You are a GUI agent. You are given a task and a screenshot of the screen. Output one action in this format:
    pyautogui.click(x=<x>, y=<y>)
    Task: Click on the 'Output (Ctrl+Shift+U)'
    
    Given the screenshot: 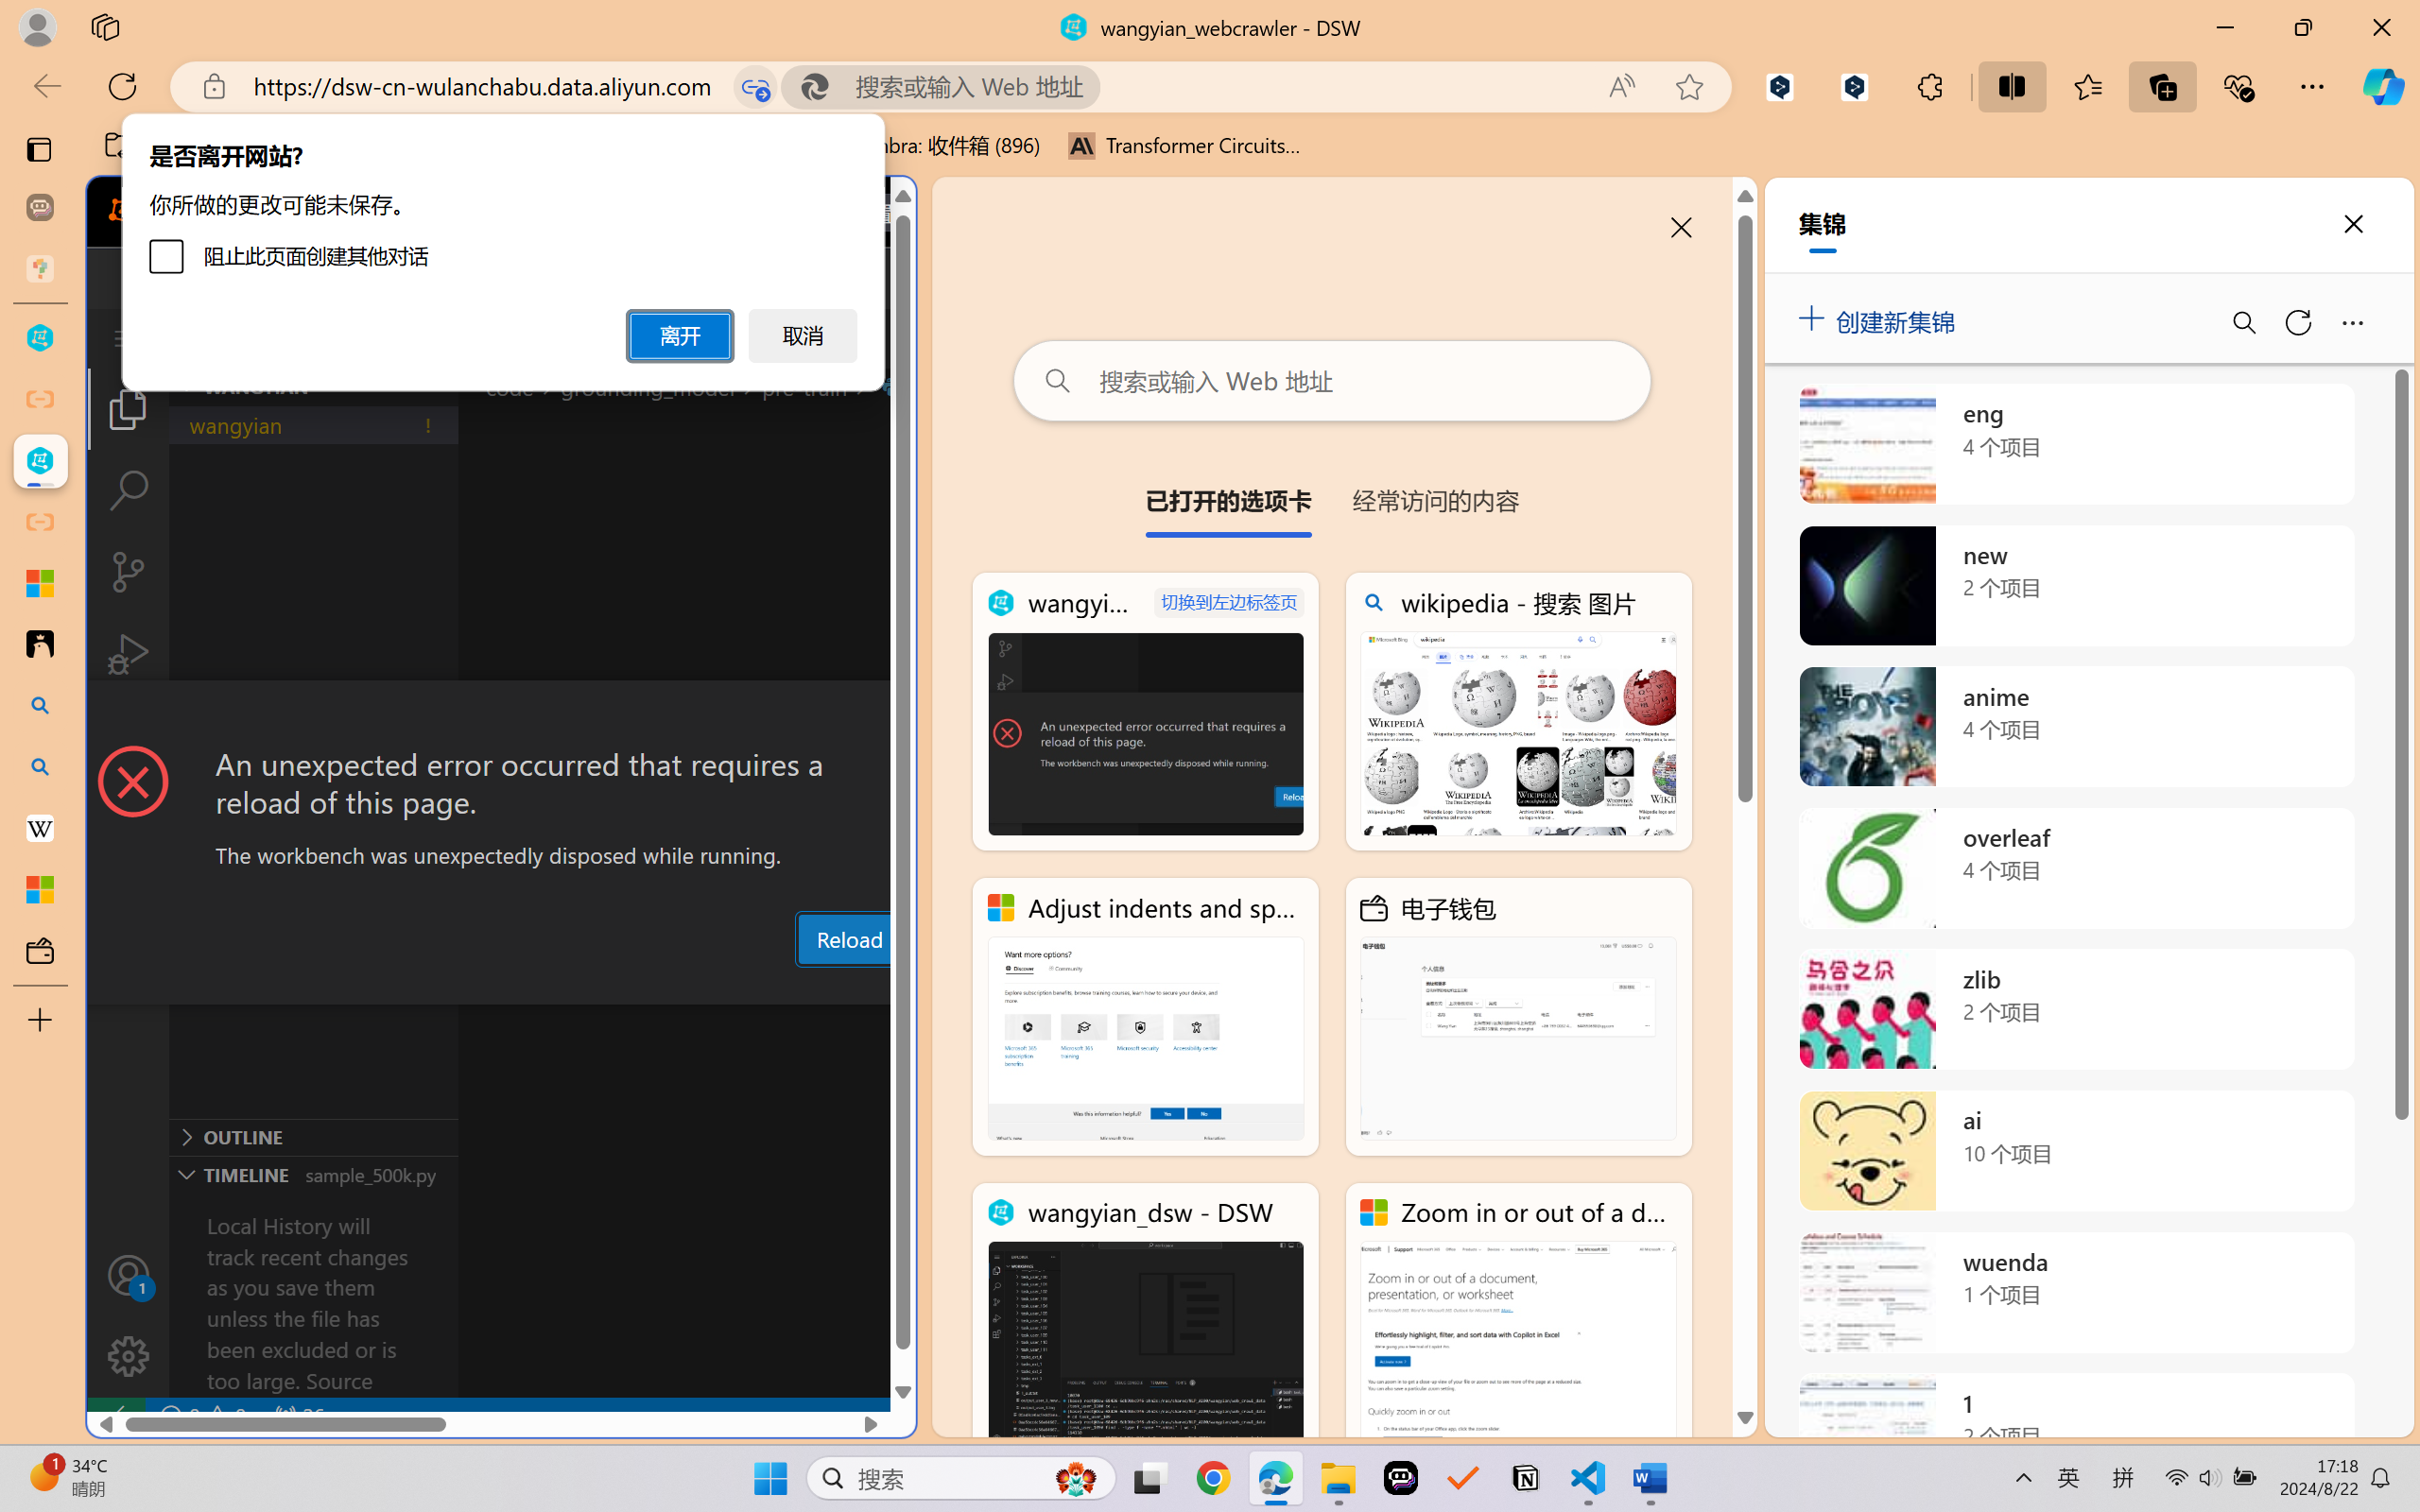 What is the action you would take?
    pyautogui.click(x=657, y=986)
    